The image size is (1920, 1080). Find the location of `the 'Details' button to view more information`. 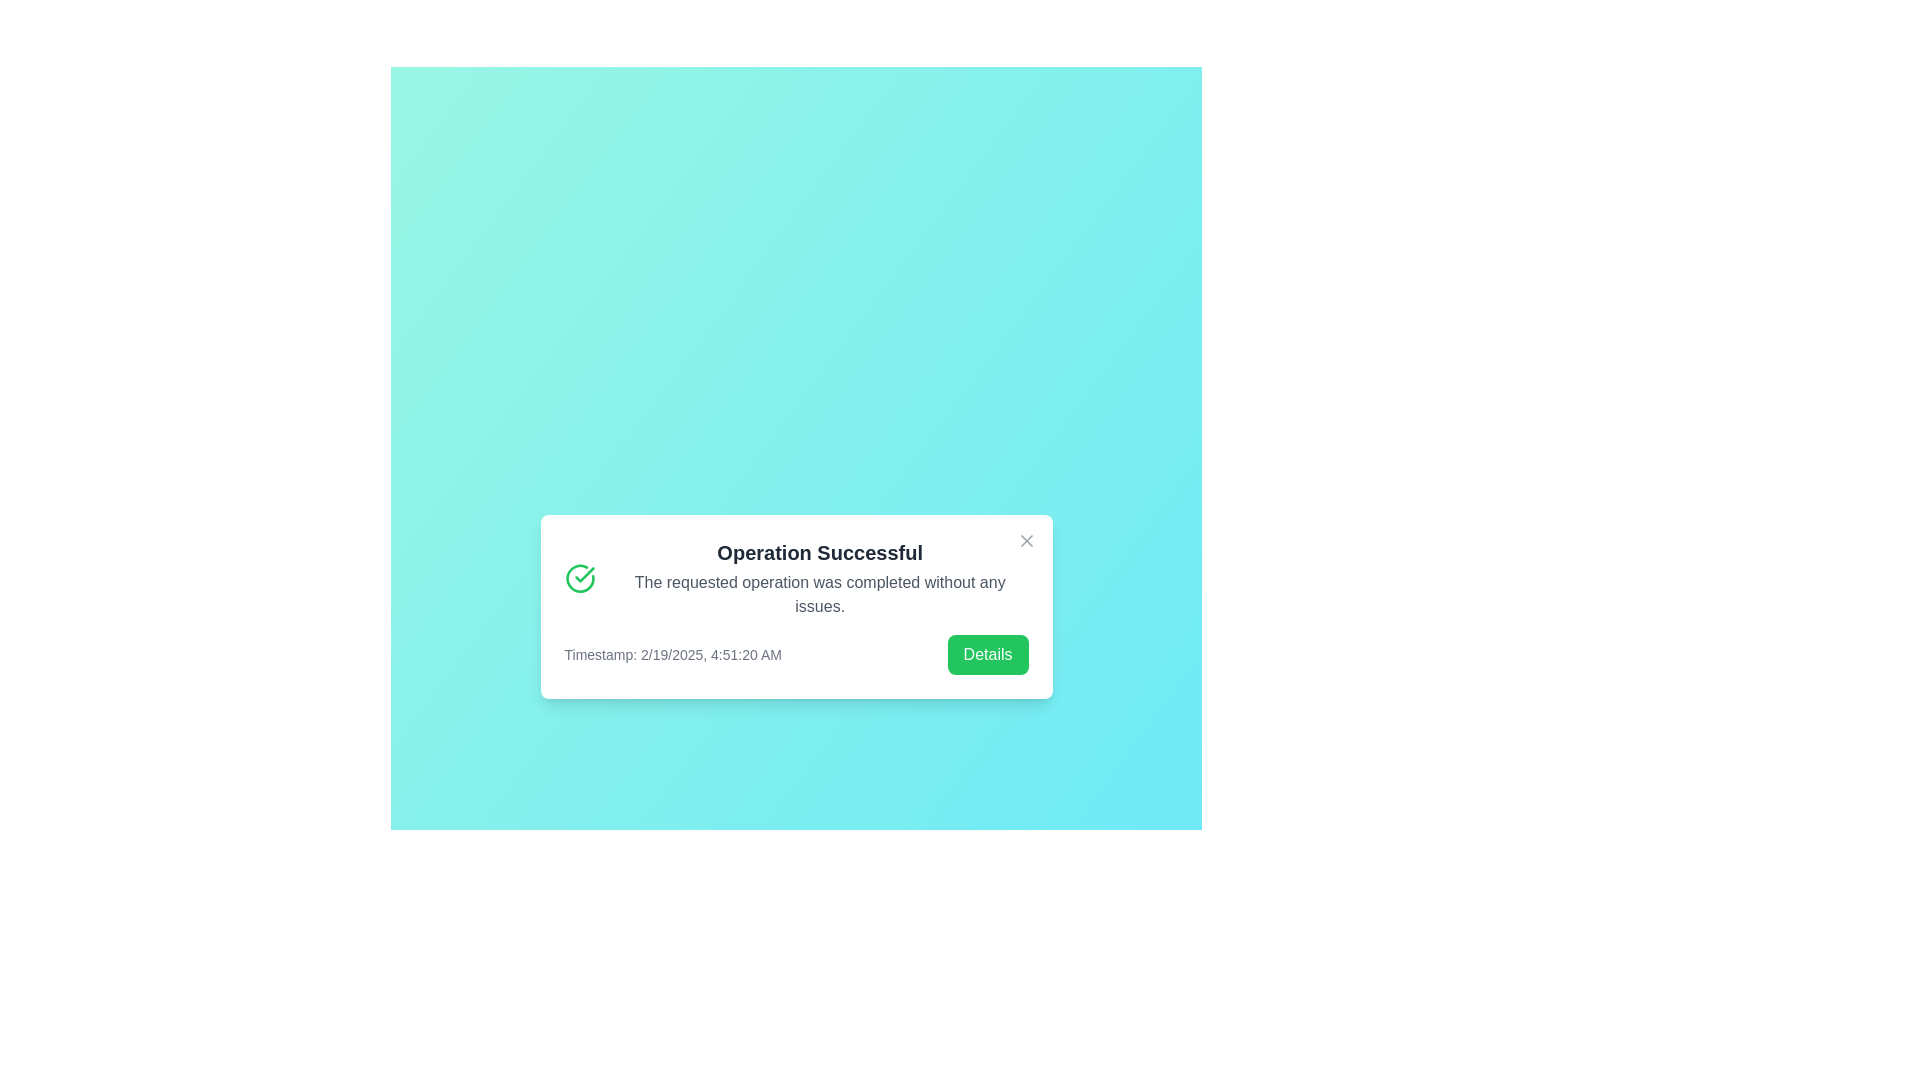

the 'Details' button to view more information is located at coordinates (988, 655).